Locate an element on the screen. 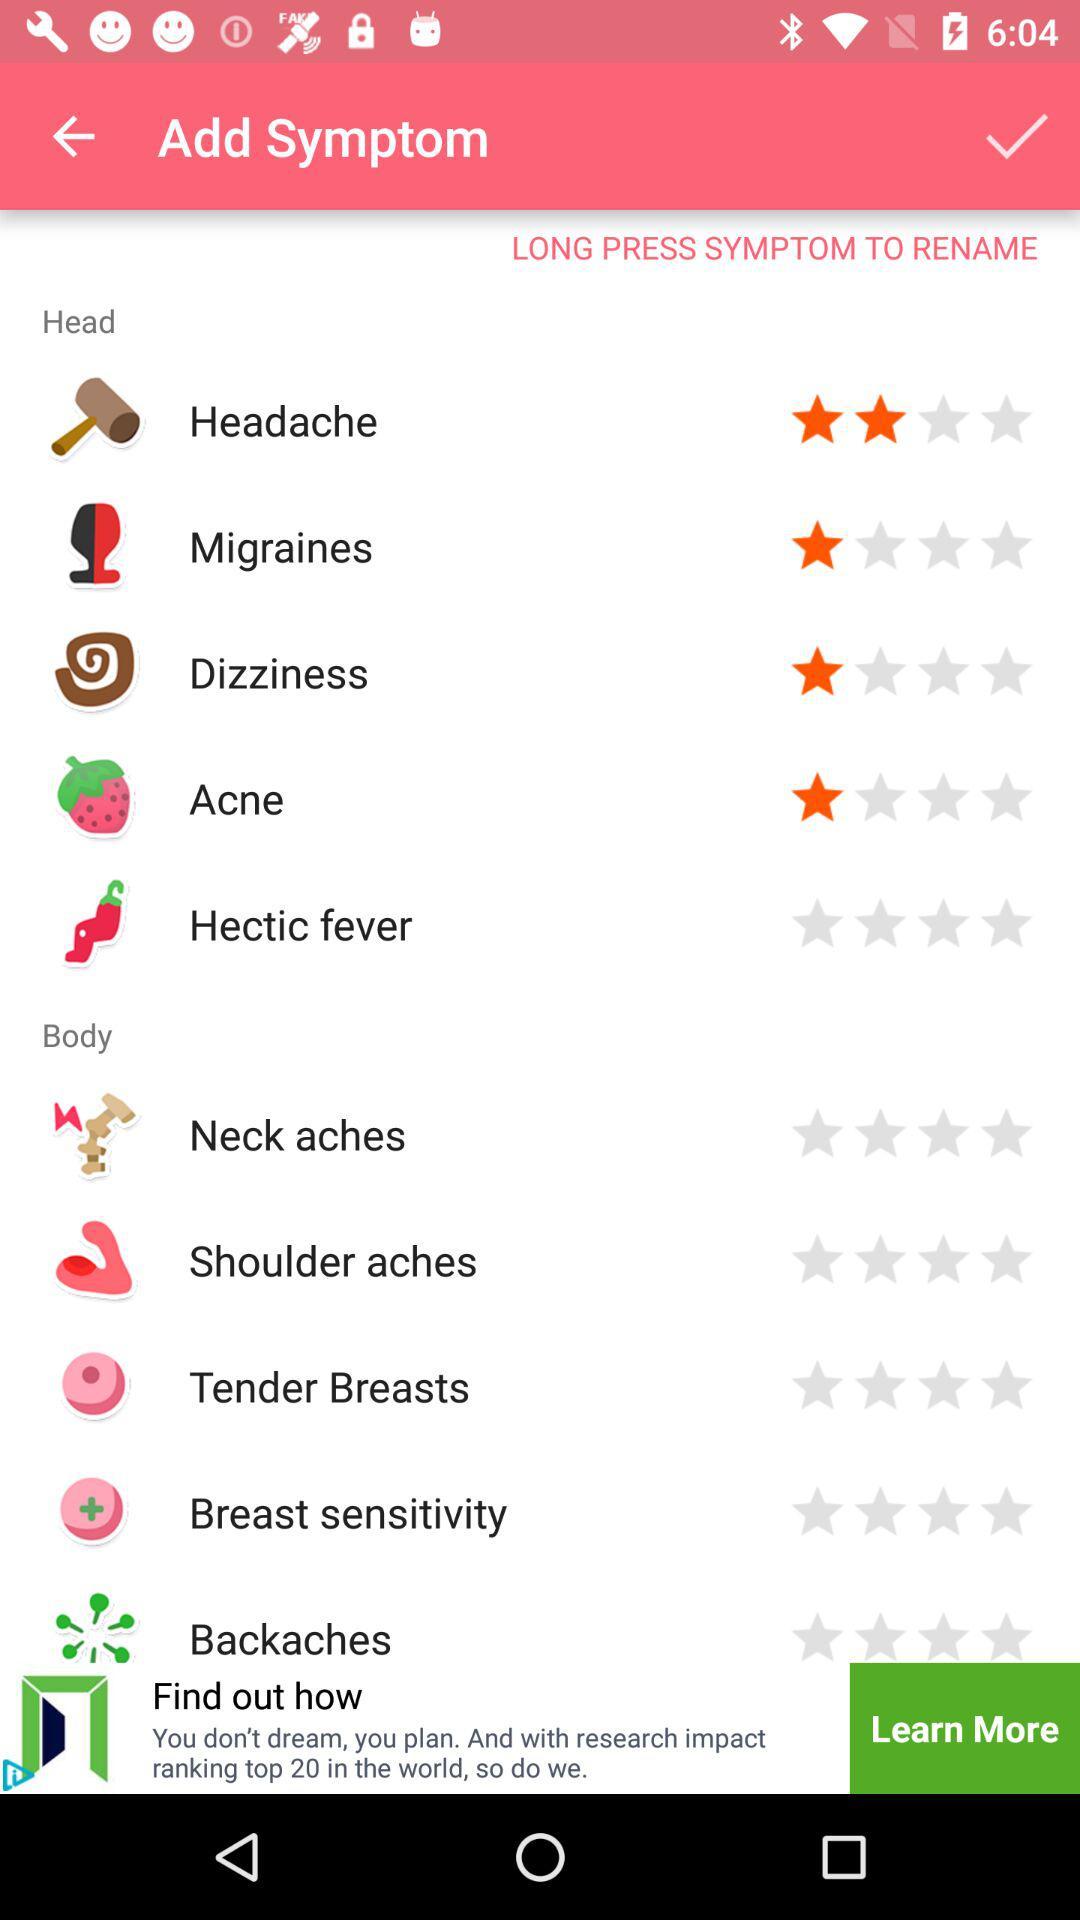 The width and height of the screenshot is (1080, 1920). rate 3 is located at coordinates (943, 1133).